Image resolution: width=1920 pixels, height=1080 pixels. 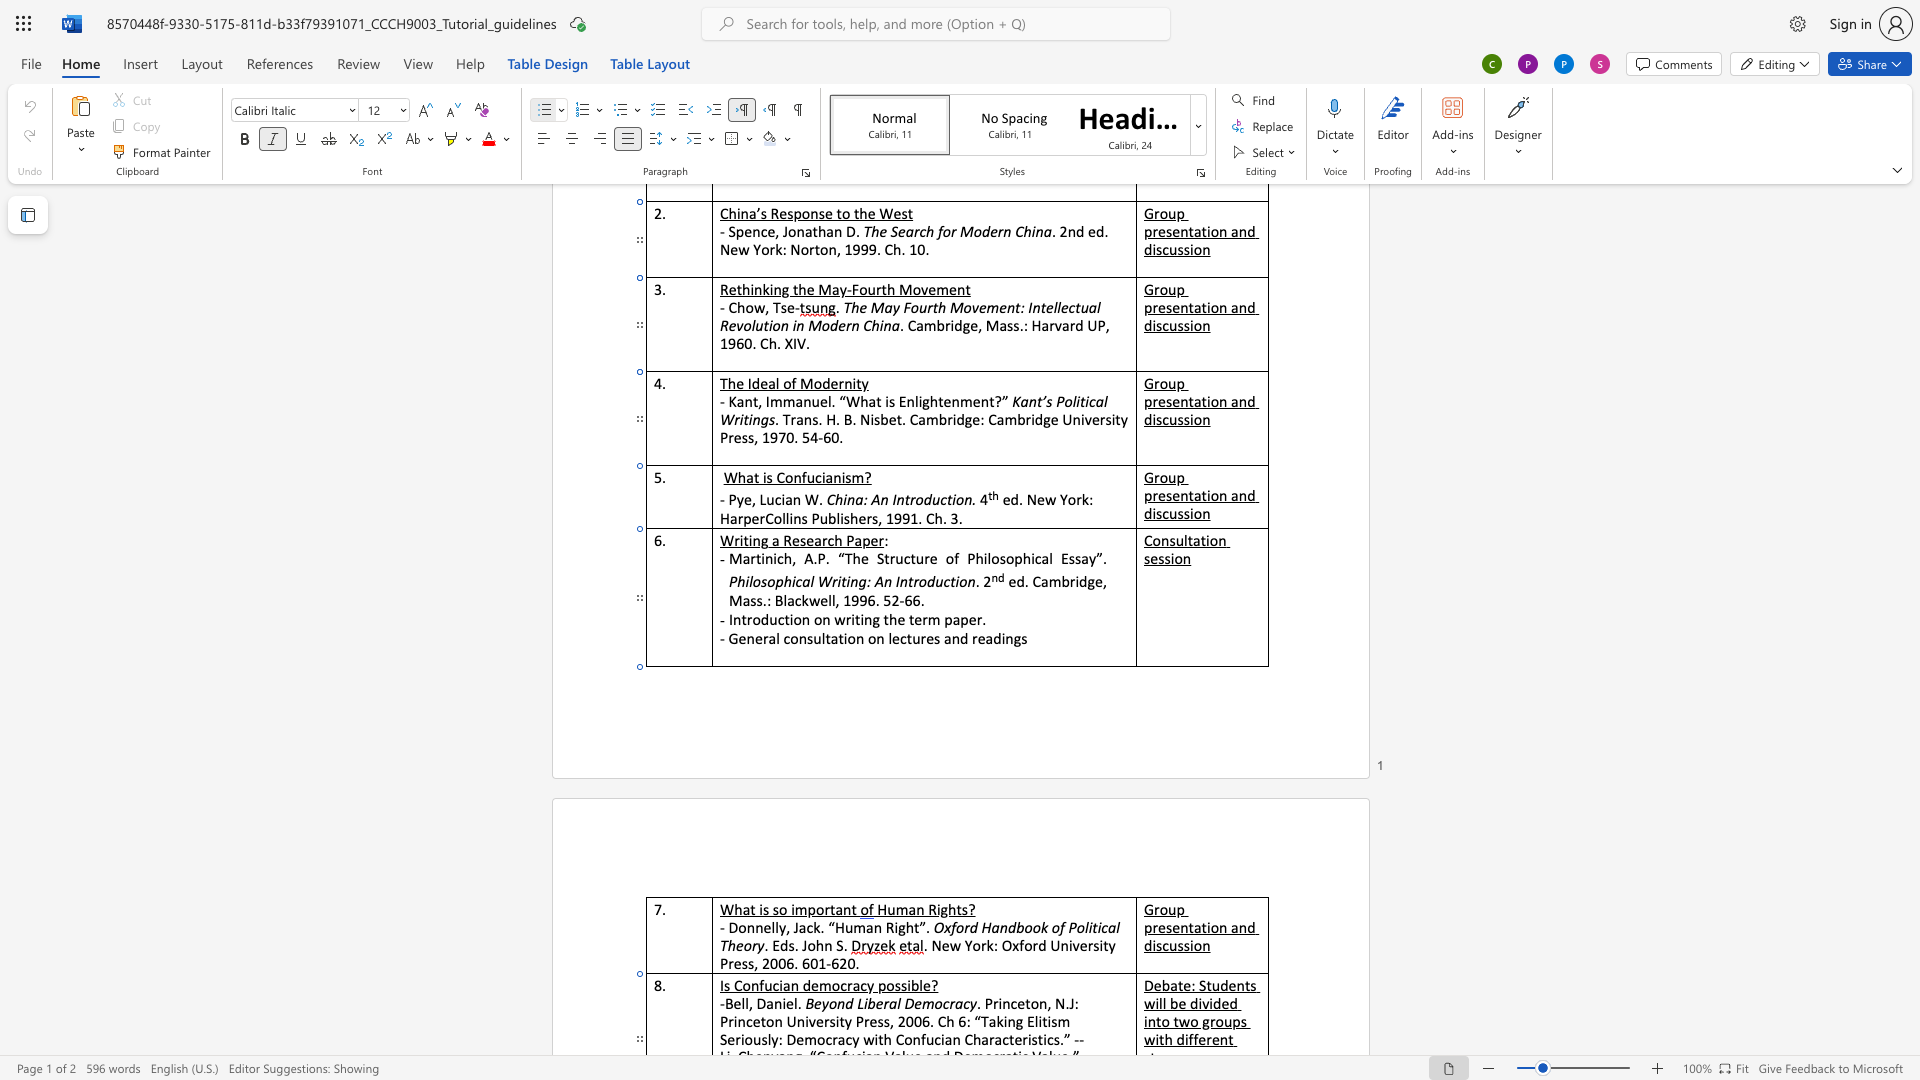 What do you see at coordinates (806, 638) in the screenshot?
I see `the space between the continuous character "n" and "s" in the text` at bounding box center [806, 638].